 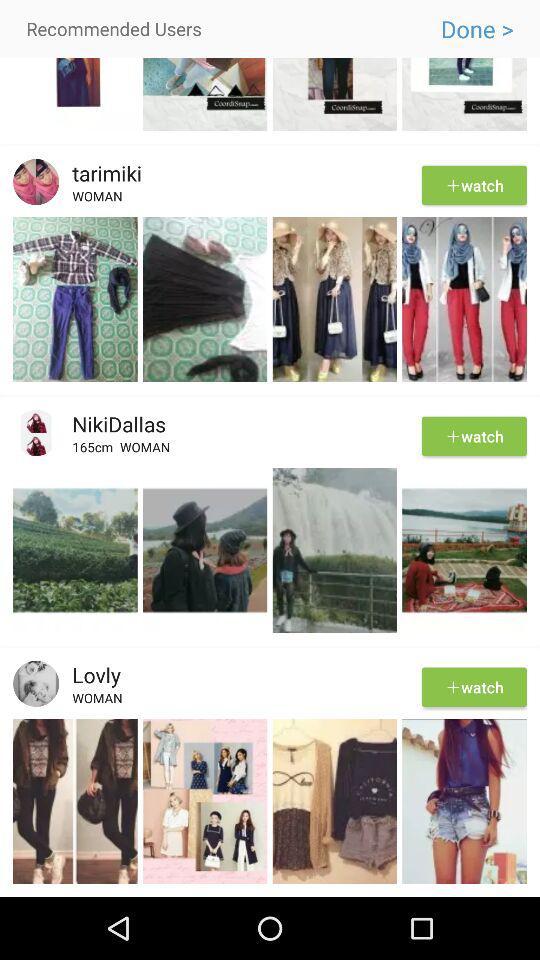 What do you see at coordinates (270, 465) in the screenshot?
I see `icon below 165cm icon` at bounding box center [270, 465].